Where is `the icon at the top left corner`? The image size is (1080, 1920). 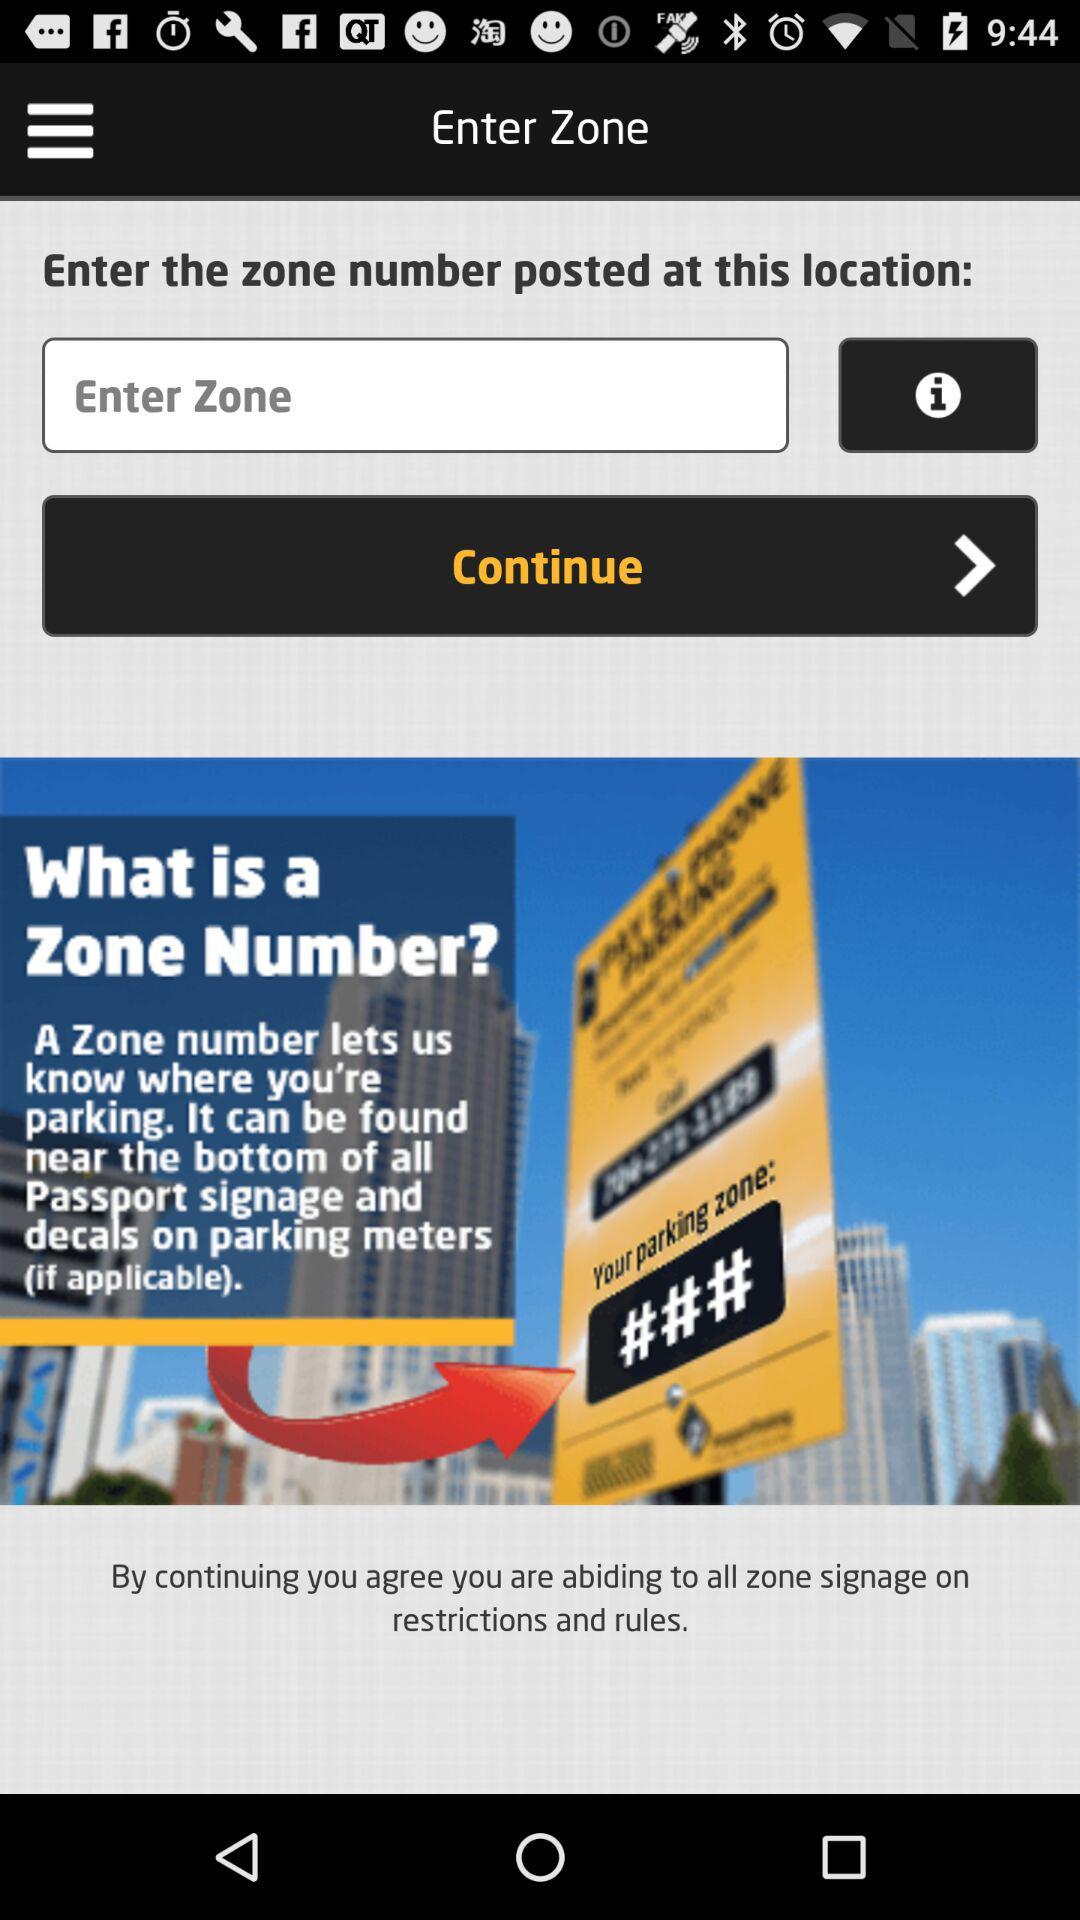 the icon at the top left corner is located at coordinates (59, 128).